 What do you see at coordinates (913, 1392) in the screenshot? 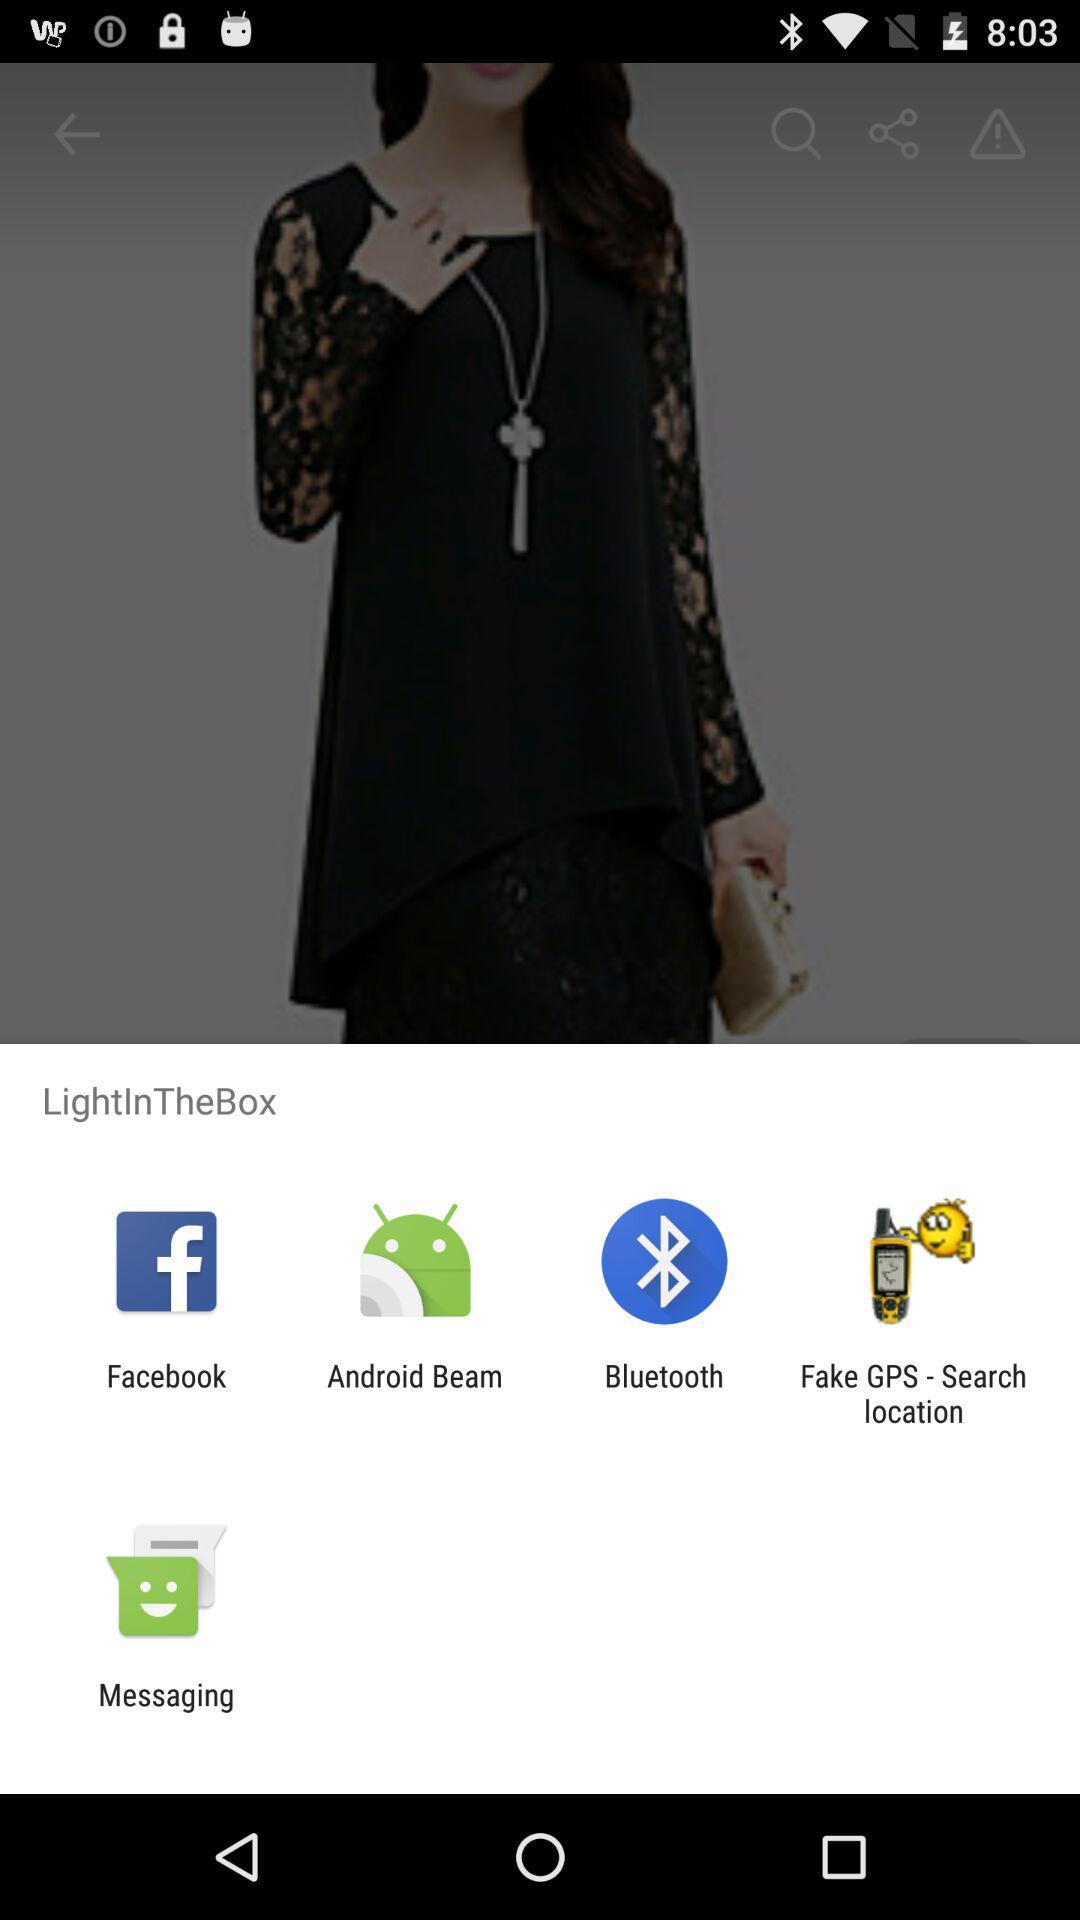
I see `the app to the right of bluetooth item` at bounding box center [913, 1392].